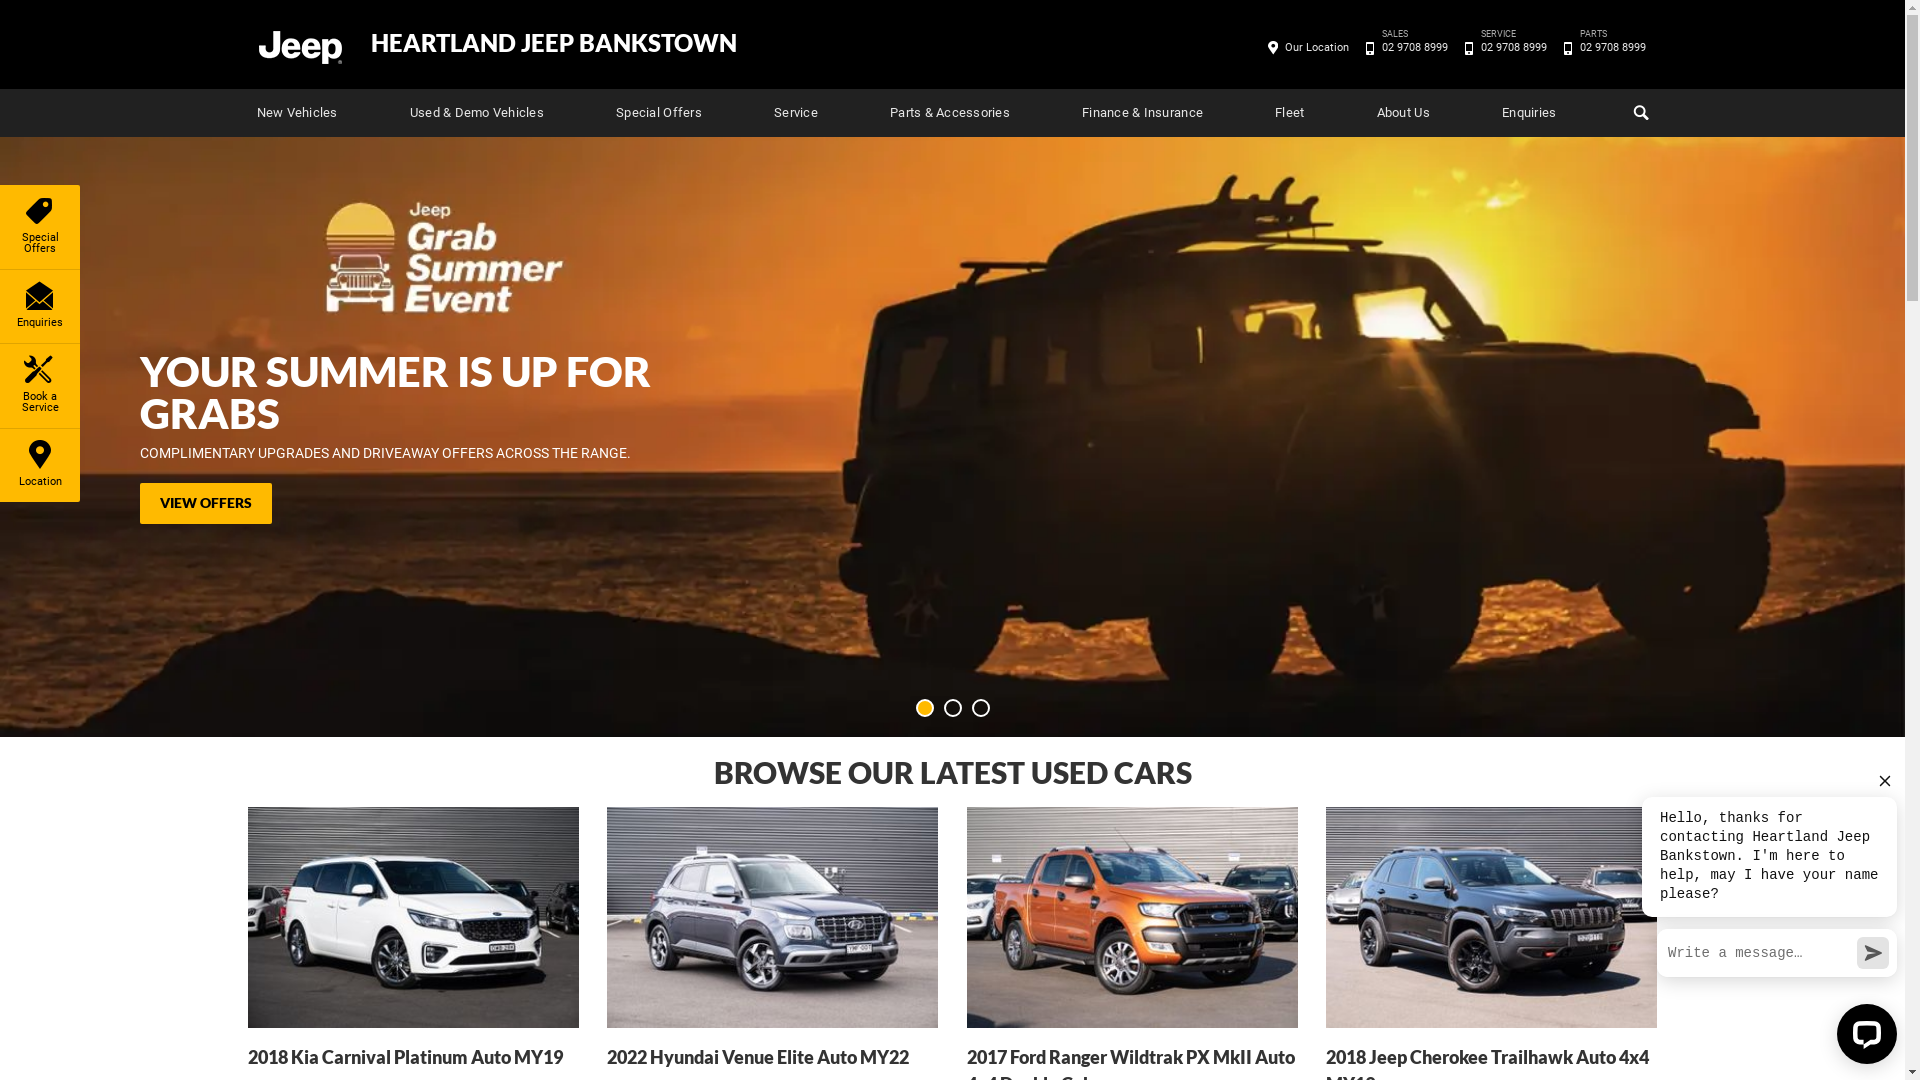 The width and height of the screenshot is (1920, 1080). Describe the element at coordinates (39, 306) in the screenshot. I see `'Enquiries'` at that location.